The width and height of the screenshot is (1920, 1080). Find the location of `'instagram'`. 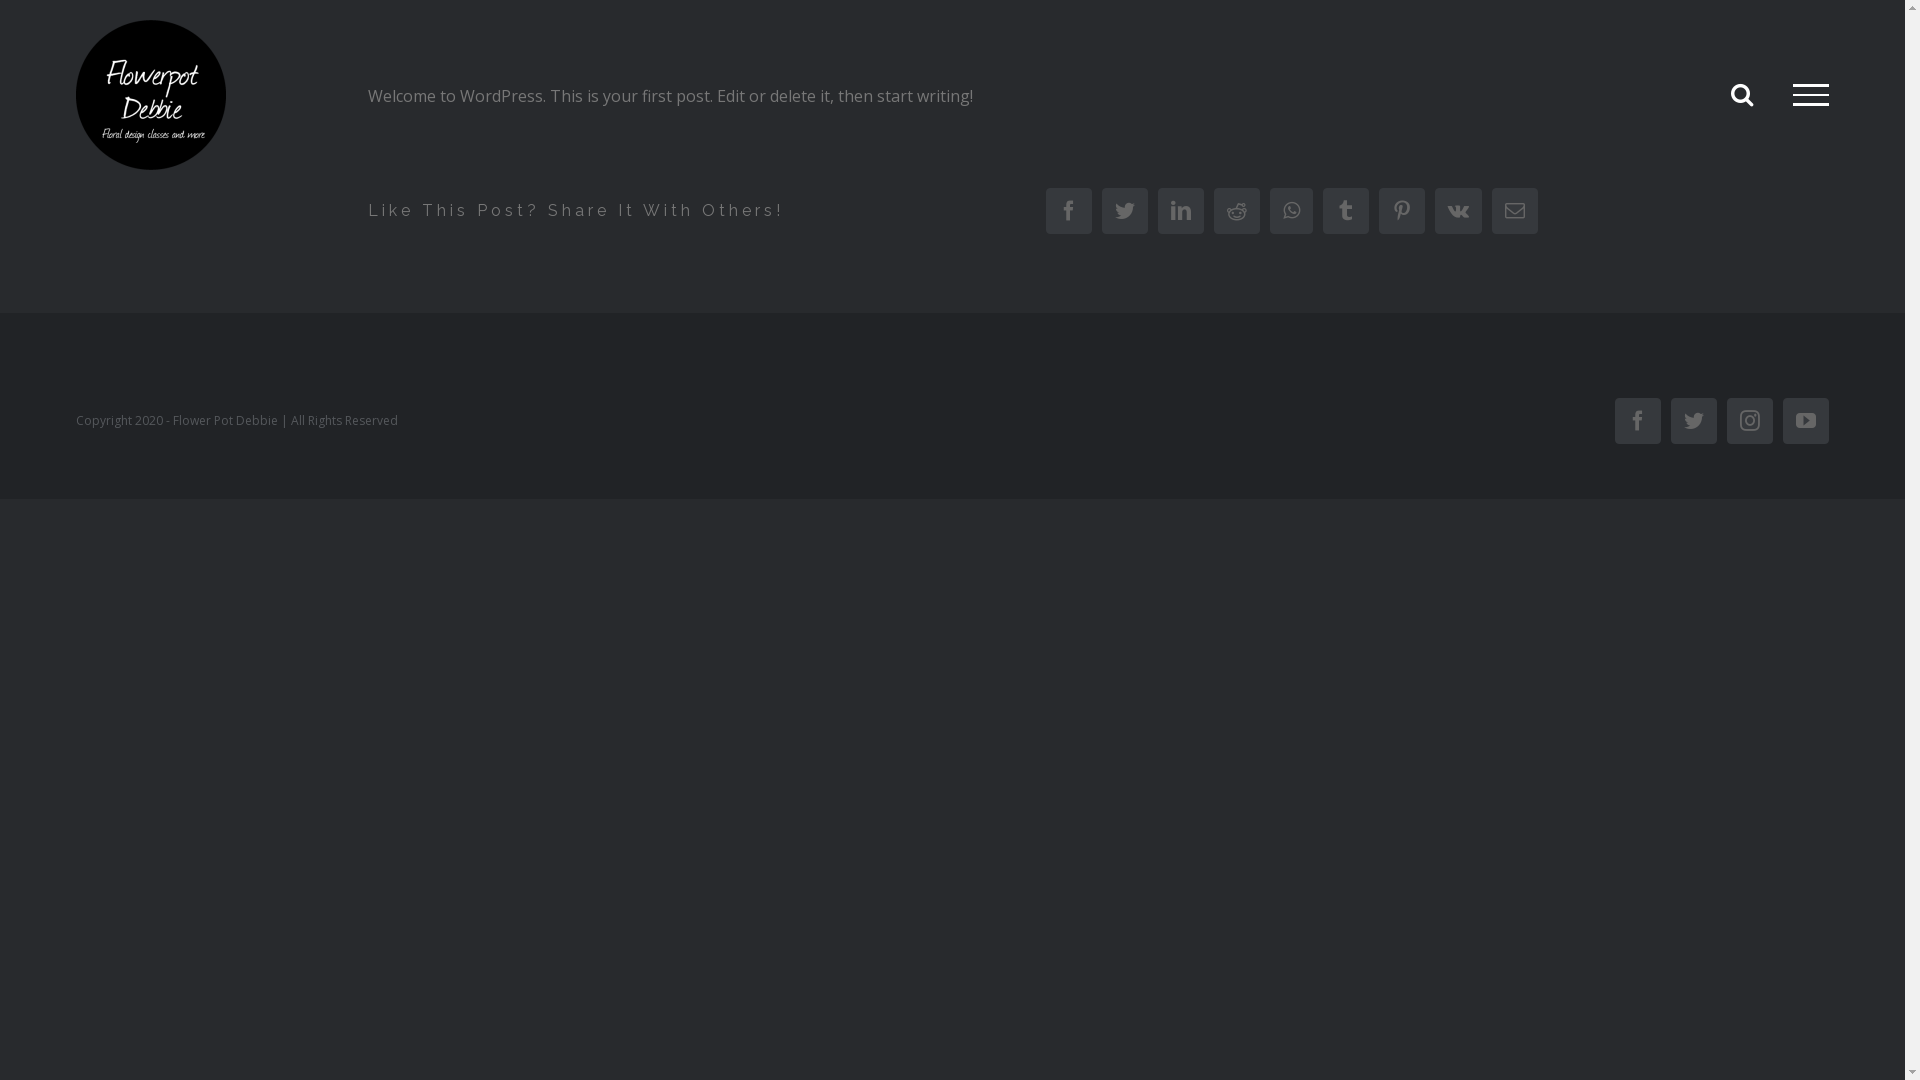

'instagram' is located at coordinates (1749, 419).